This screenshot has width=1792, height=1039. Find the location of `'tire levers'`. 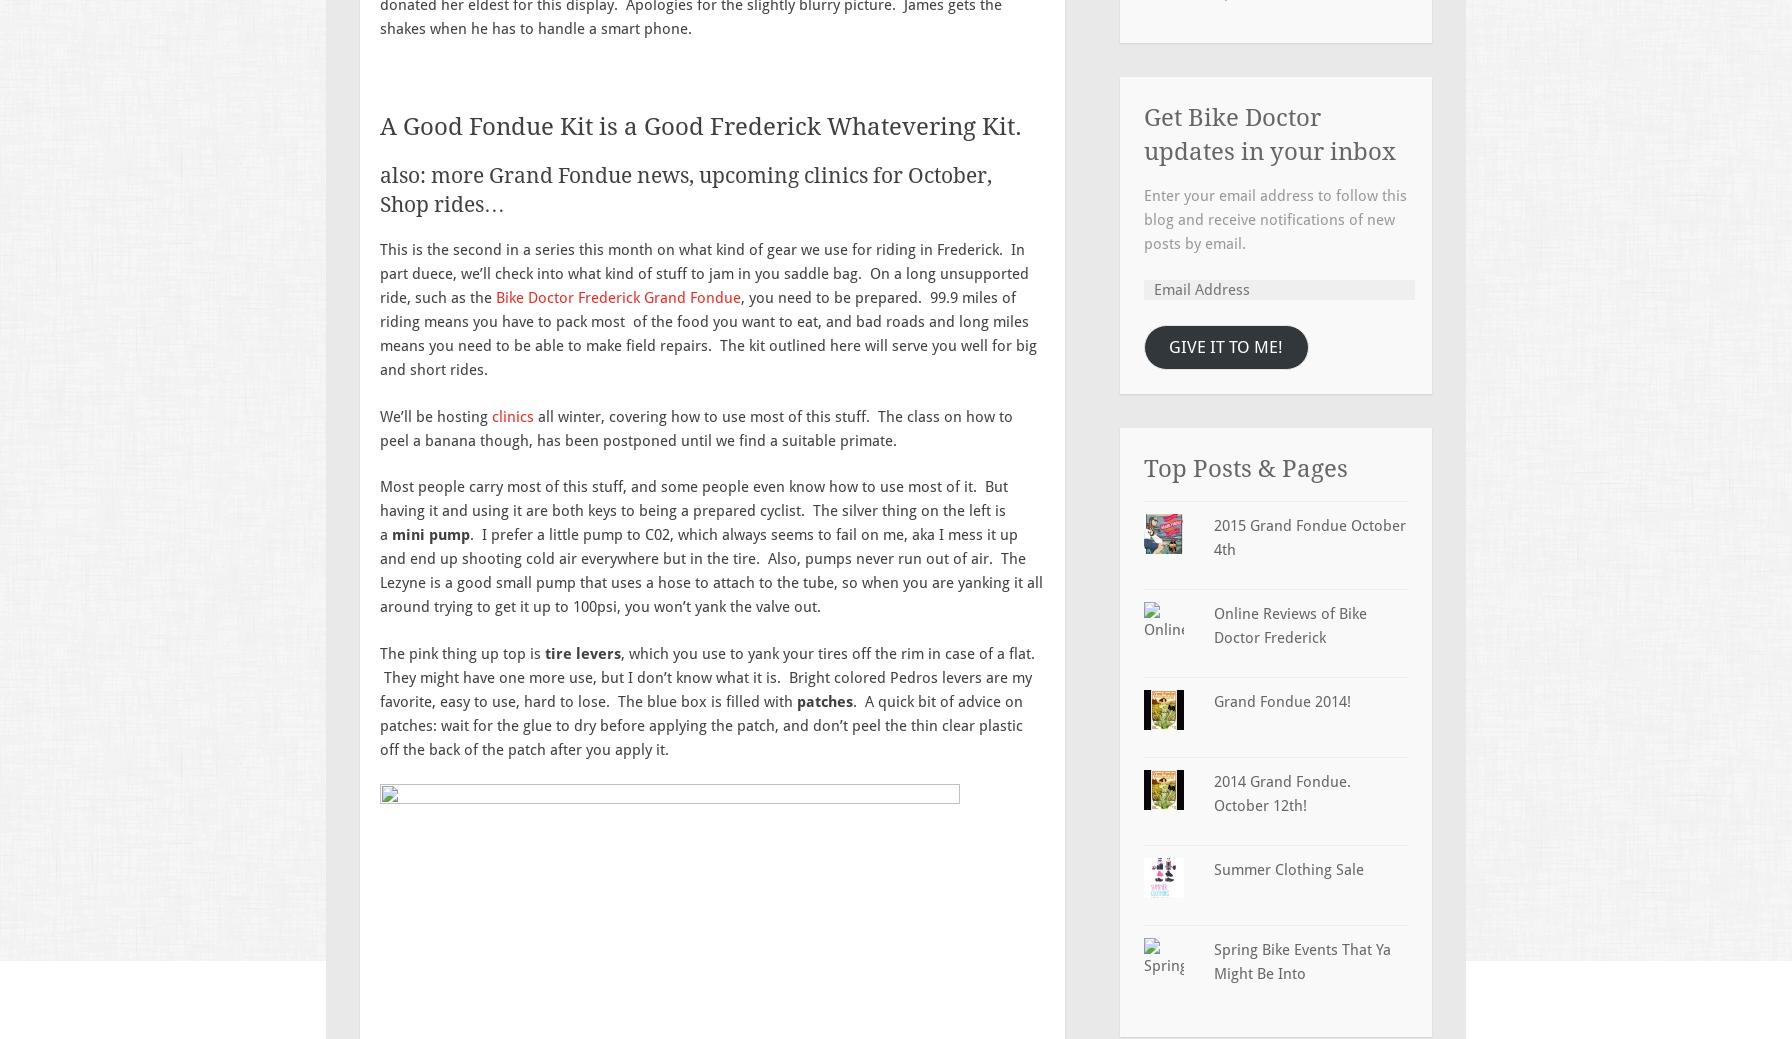

'tire levers' is located at coordinates (582, 653).